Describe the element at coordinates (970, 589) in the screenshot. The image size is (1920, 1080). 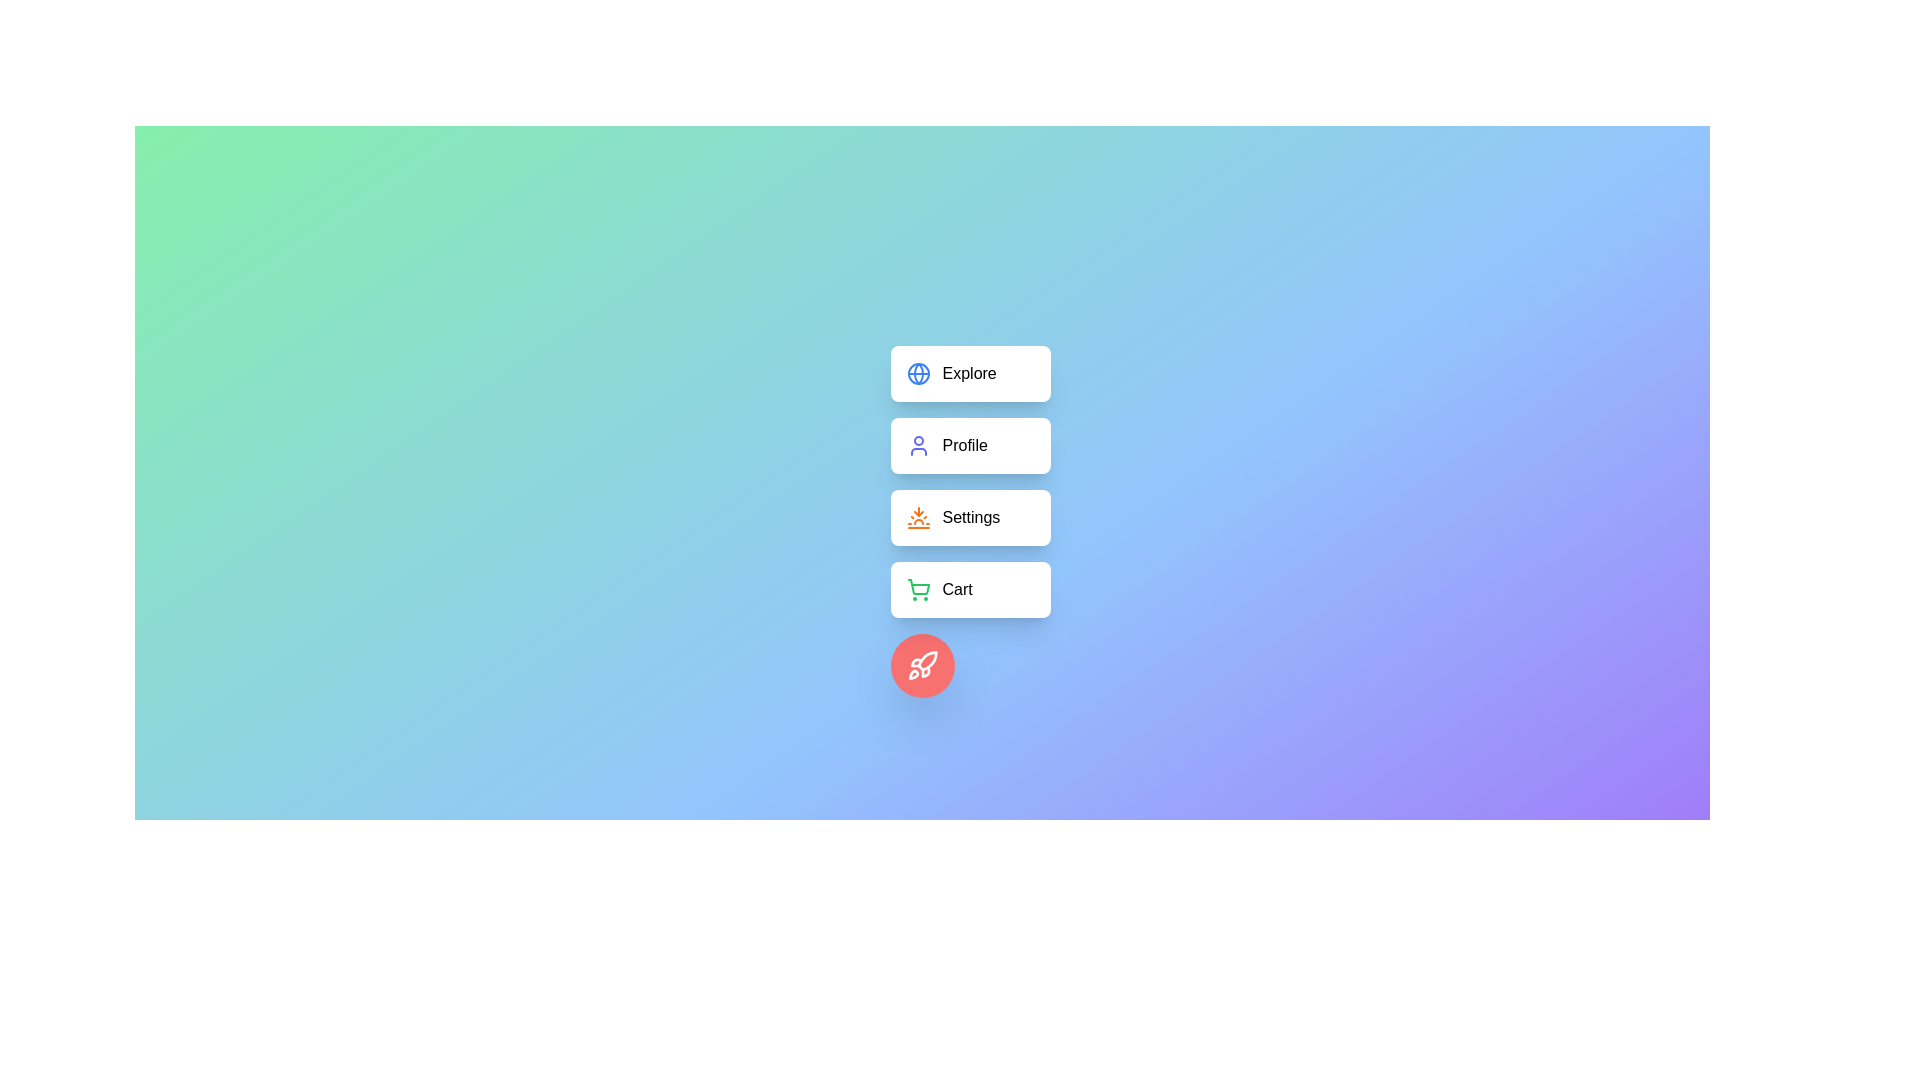
I see `the 'Cart' button to select it` at that location.